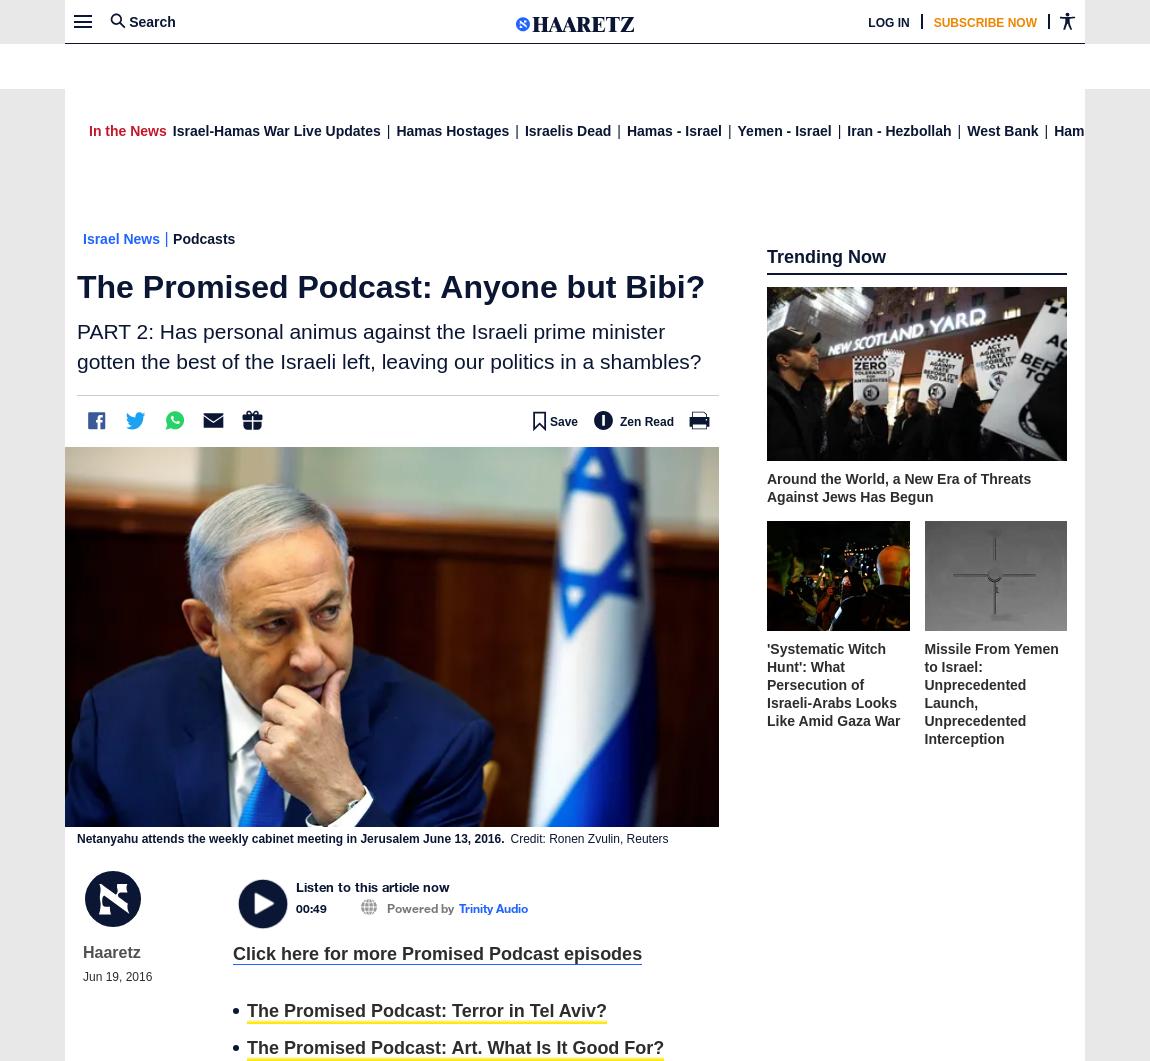  Describe the element at coordinates (203, 238) in the screenshot. I see `'Podcasts'` at that location.